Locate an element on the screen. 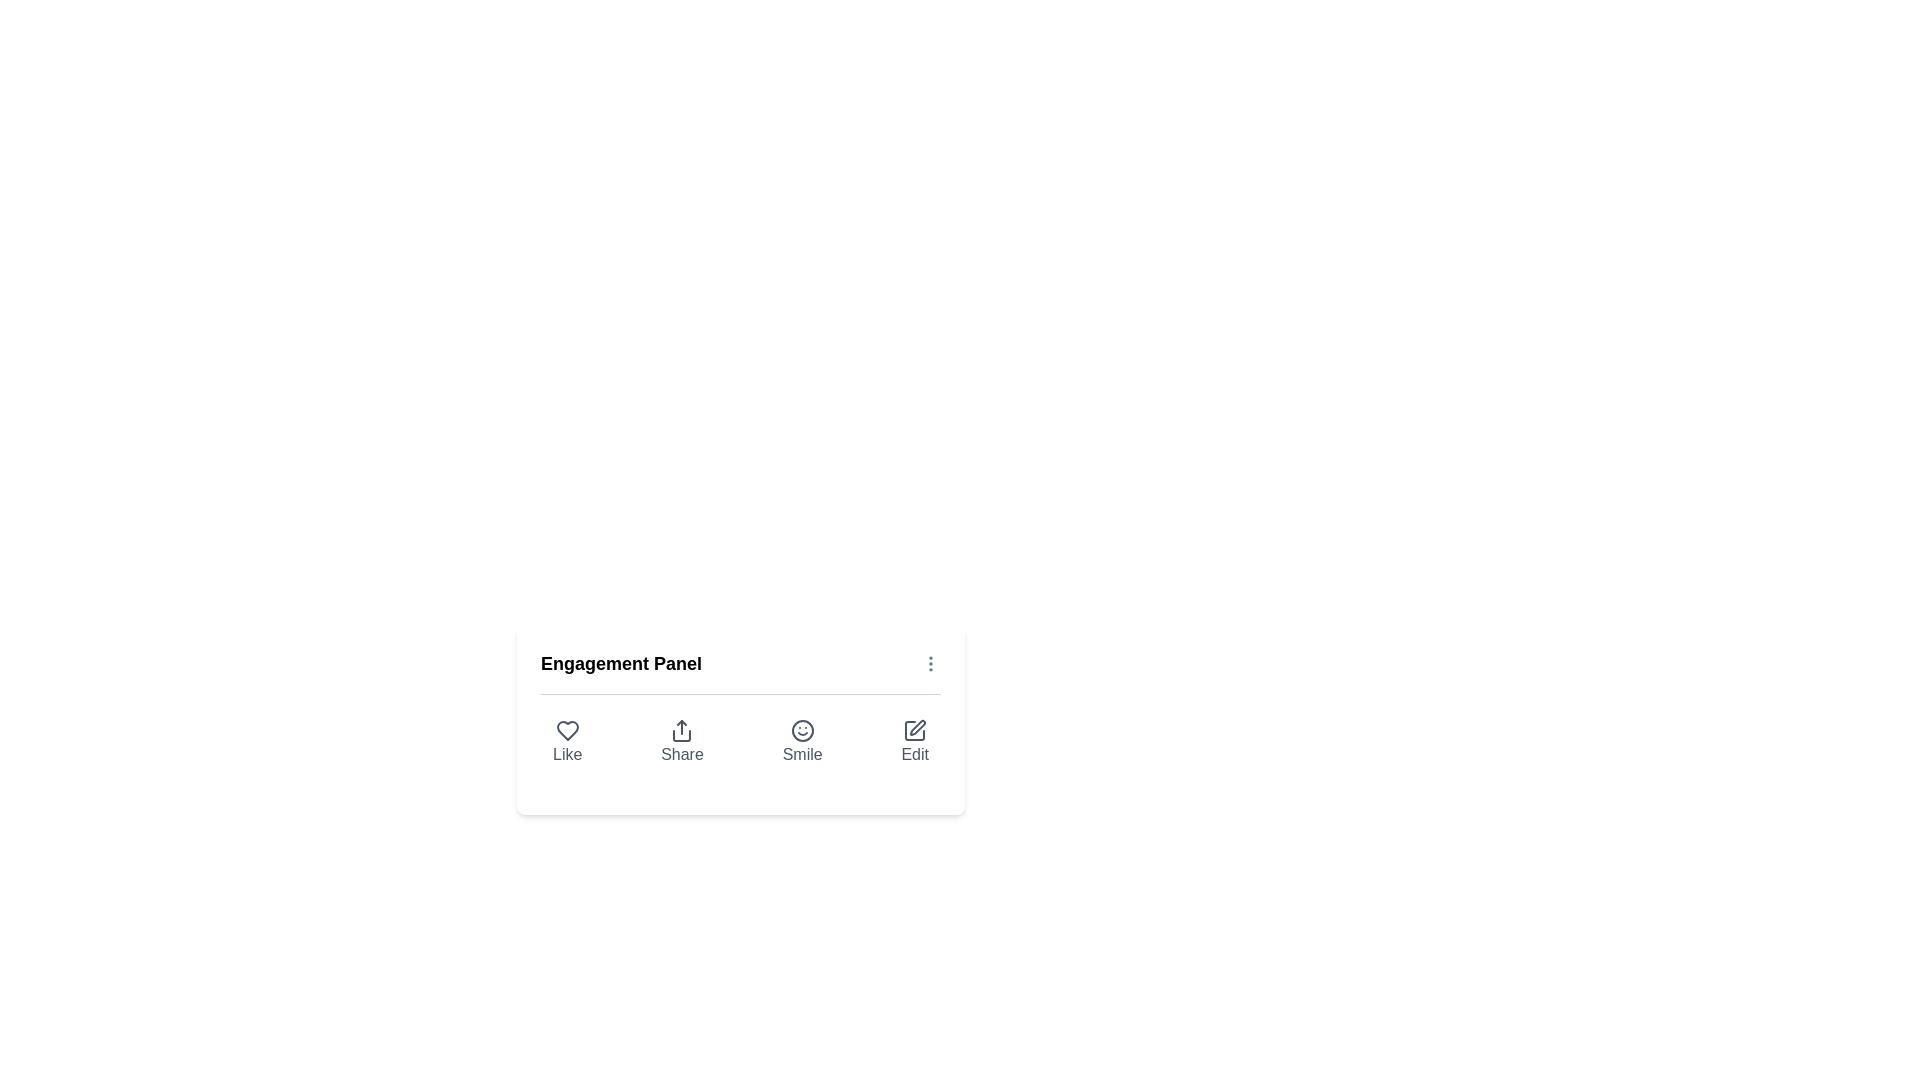 This screenshot has height=1080, width=1920. the edit button is located at coordinates (914, 743).